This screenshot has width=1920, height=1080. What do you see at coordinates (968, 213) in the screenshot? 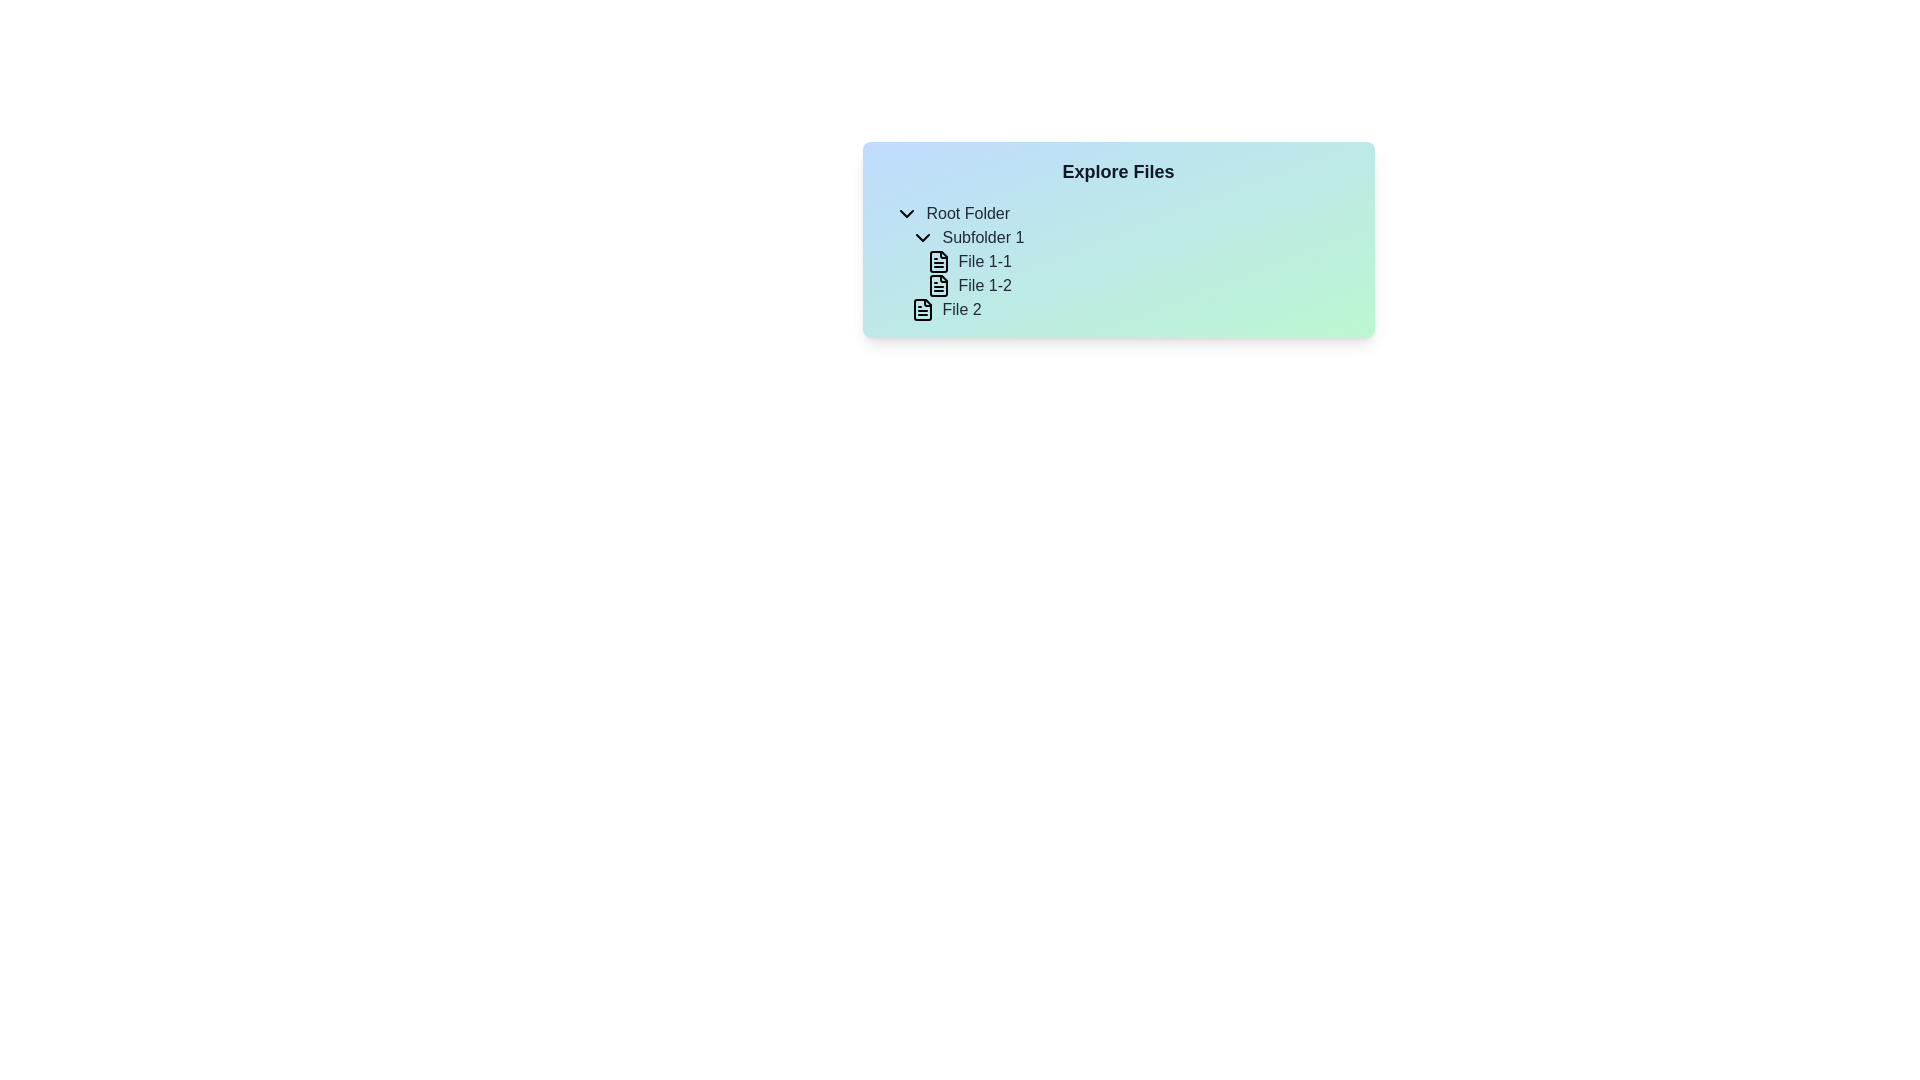
I see `the 'Root Folder' text label, which is styled in gray and bold font, located immediately to the right of the chevron-down icon in the file explorer UI` at bounding box center [968, 213].